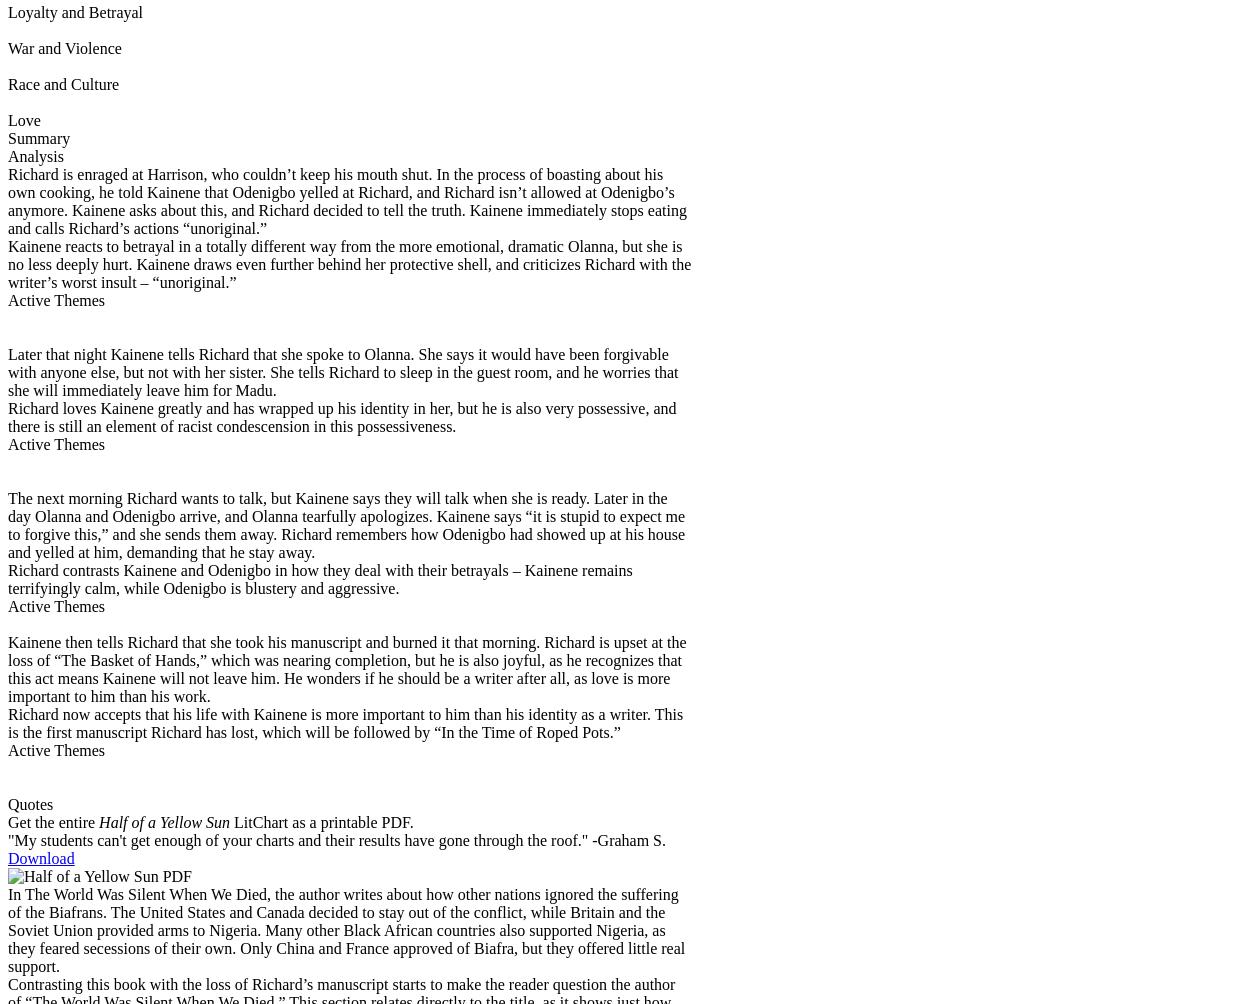 This screenshot has width=1248, height=1004. What do you see at coordinates (346, 667) in the screenshot?
I see `'that she took his manuscript and burned it that morning. Richard is upset at the loss of “The Basket of Hands,” which was nearing completion, but he is also joyful, as he recognizes that this act means Kainene will not leave him. He wonders if he should be a writer after all, as love is more important to him than his work.'` at bounding box center [346, 667].